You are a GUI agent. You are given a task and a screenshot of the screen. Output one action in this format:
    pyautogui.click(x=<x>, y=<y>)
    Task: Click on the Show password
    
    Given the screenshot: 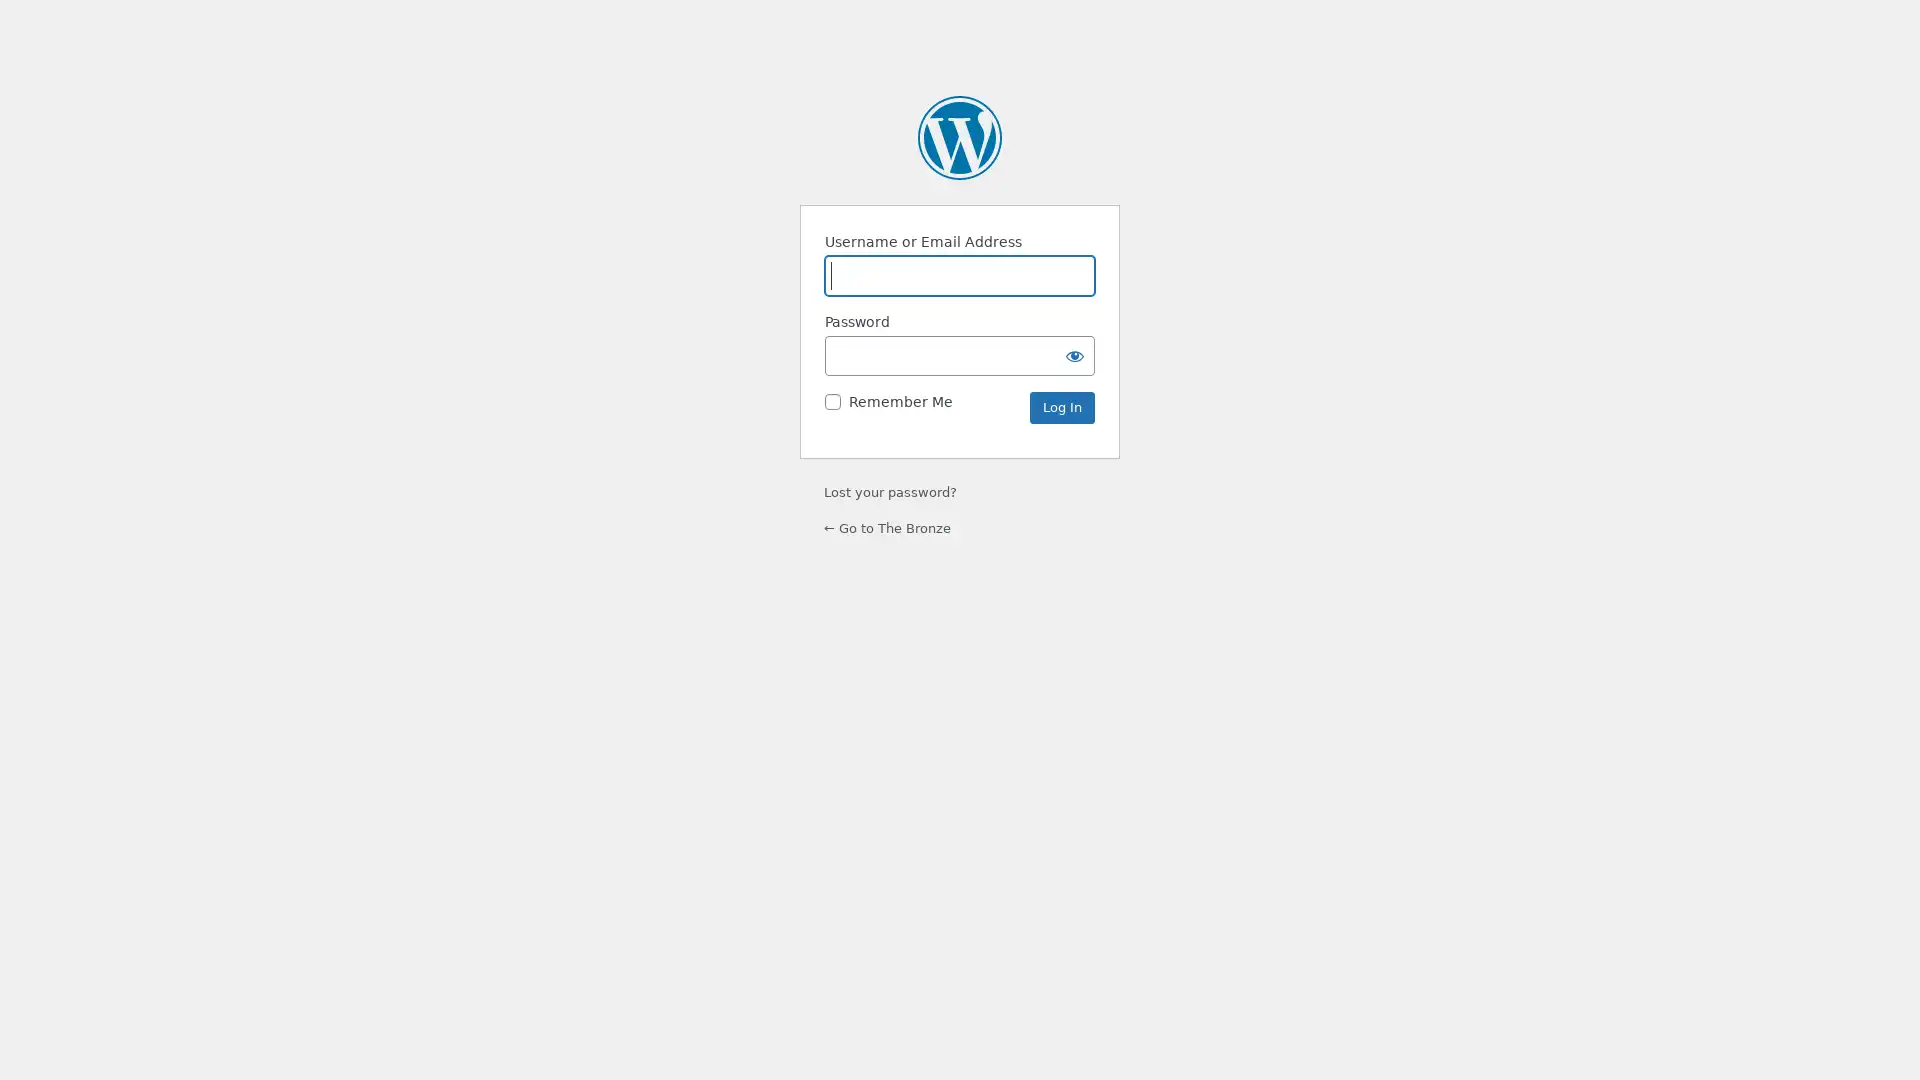 What is the action you would take?
    pyautogui.click(x=1074, y=354)
    